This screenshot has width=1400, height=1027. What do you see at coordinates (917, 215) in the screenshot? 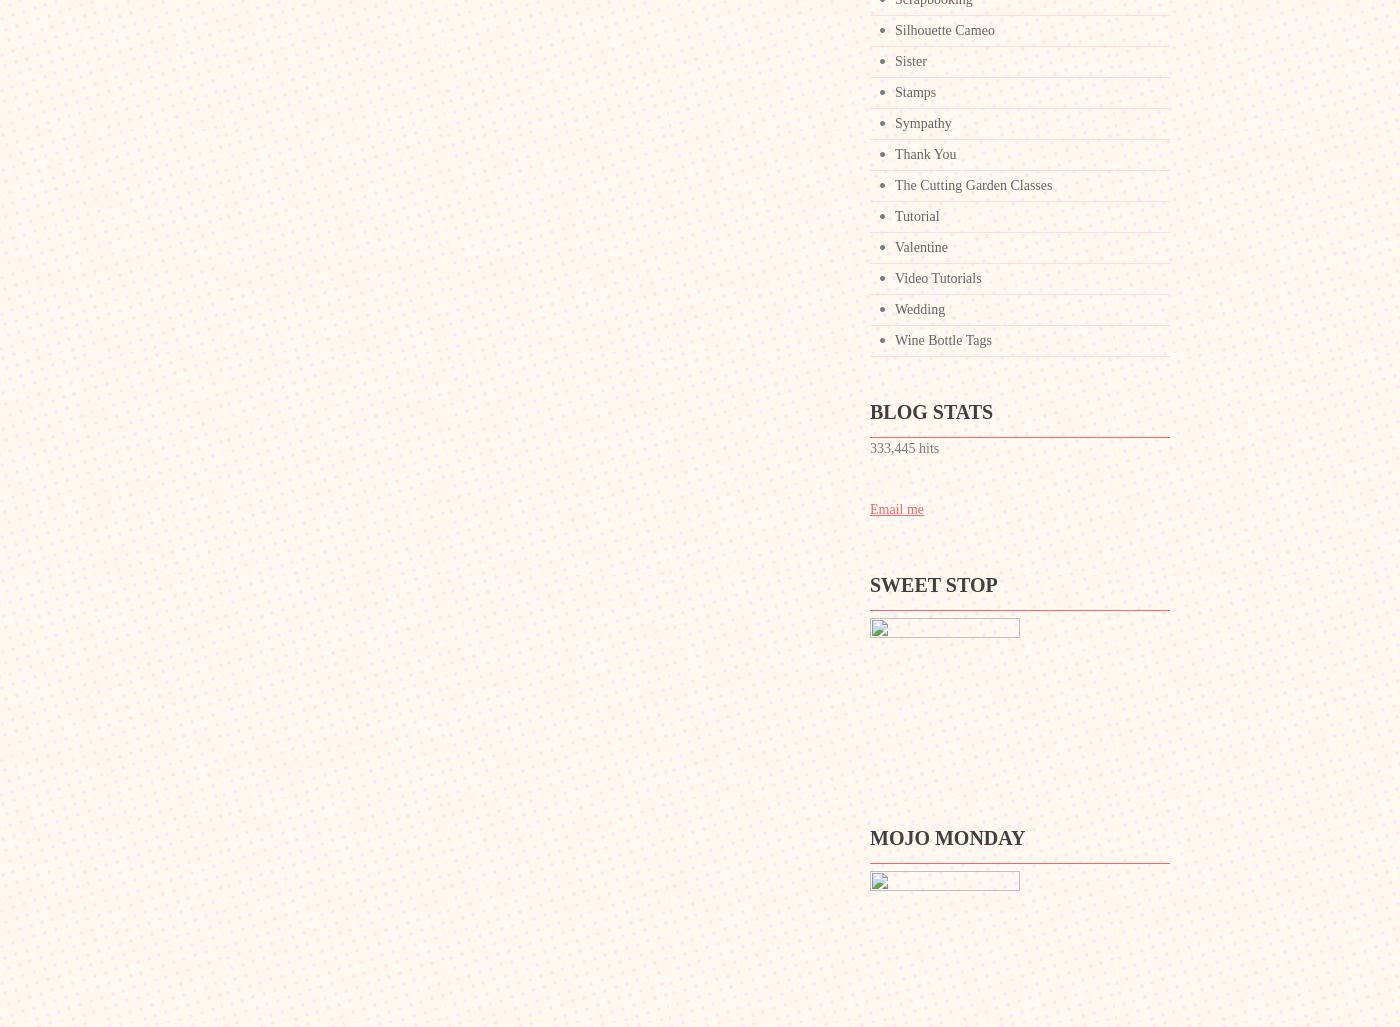
I see `'Tutorial'` at bounding box center [917, 215].